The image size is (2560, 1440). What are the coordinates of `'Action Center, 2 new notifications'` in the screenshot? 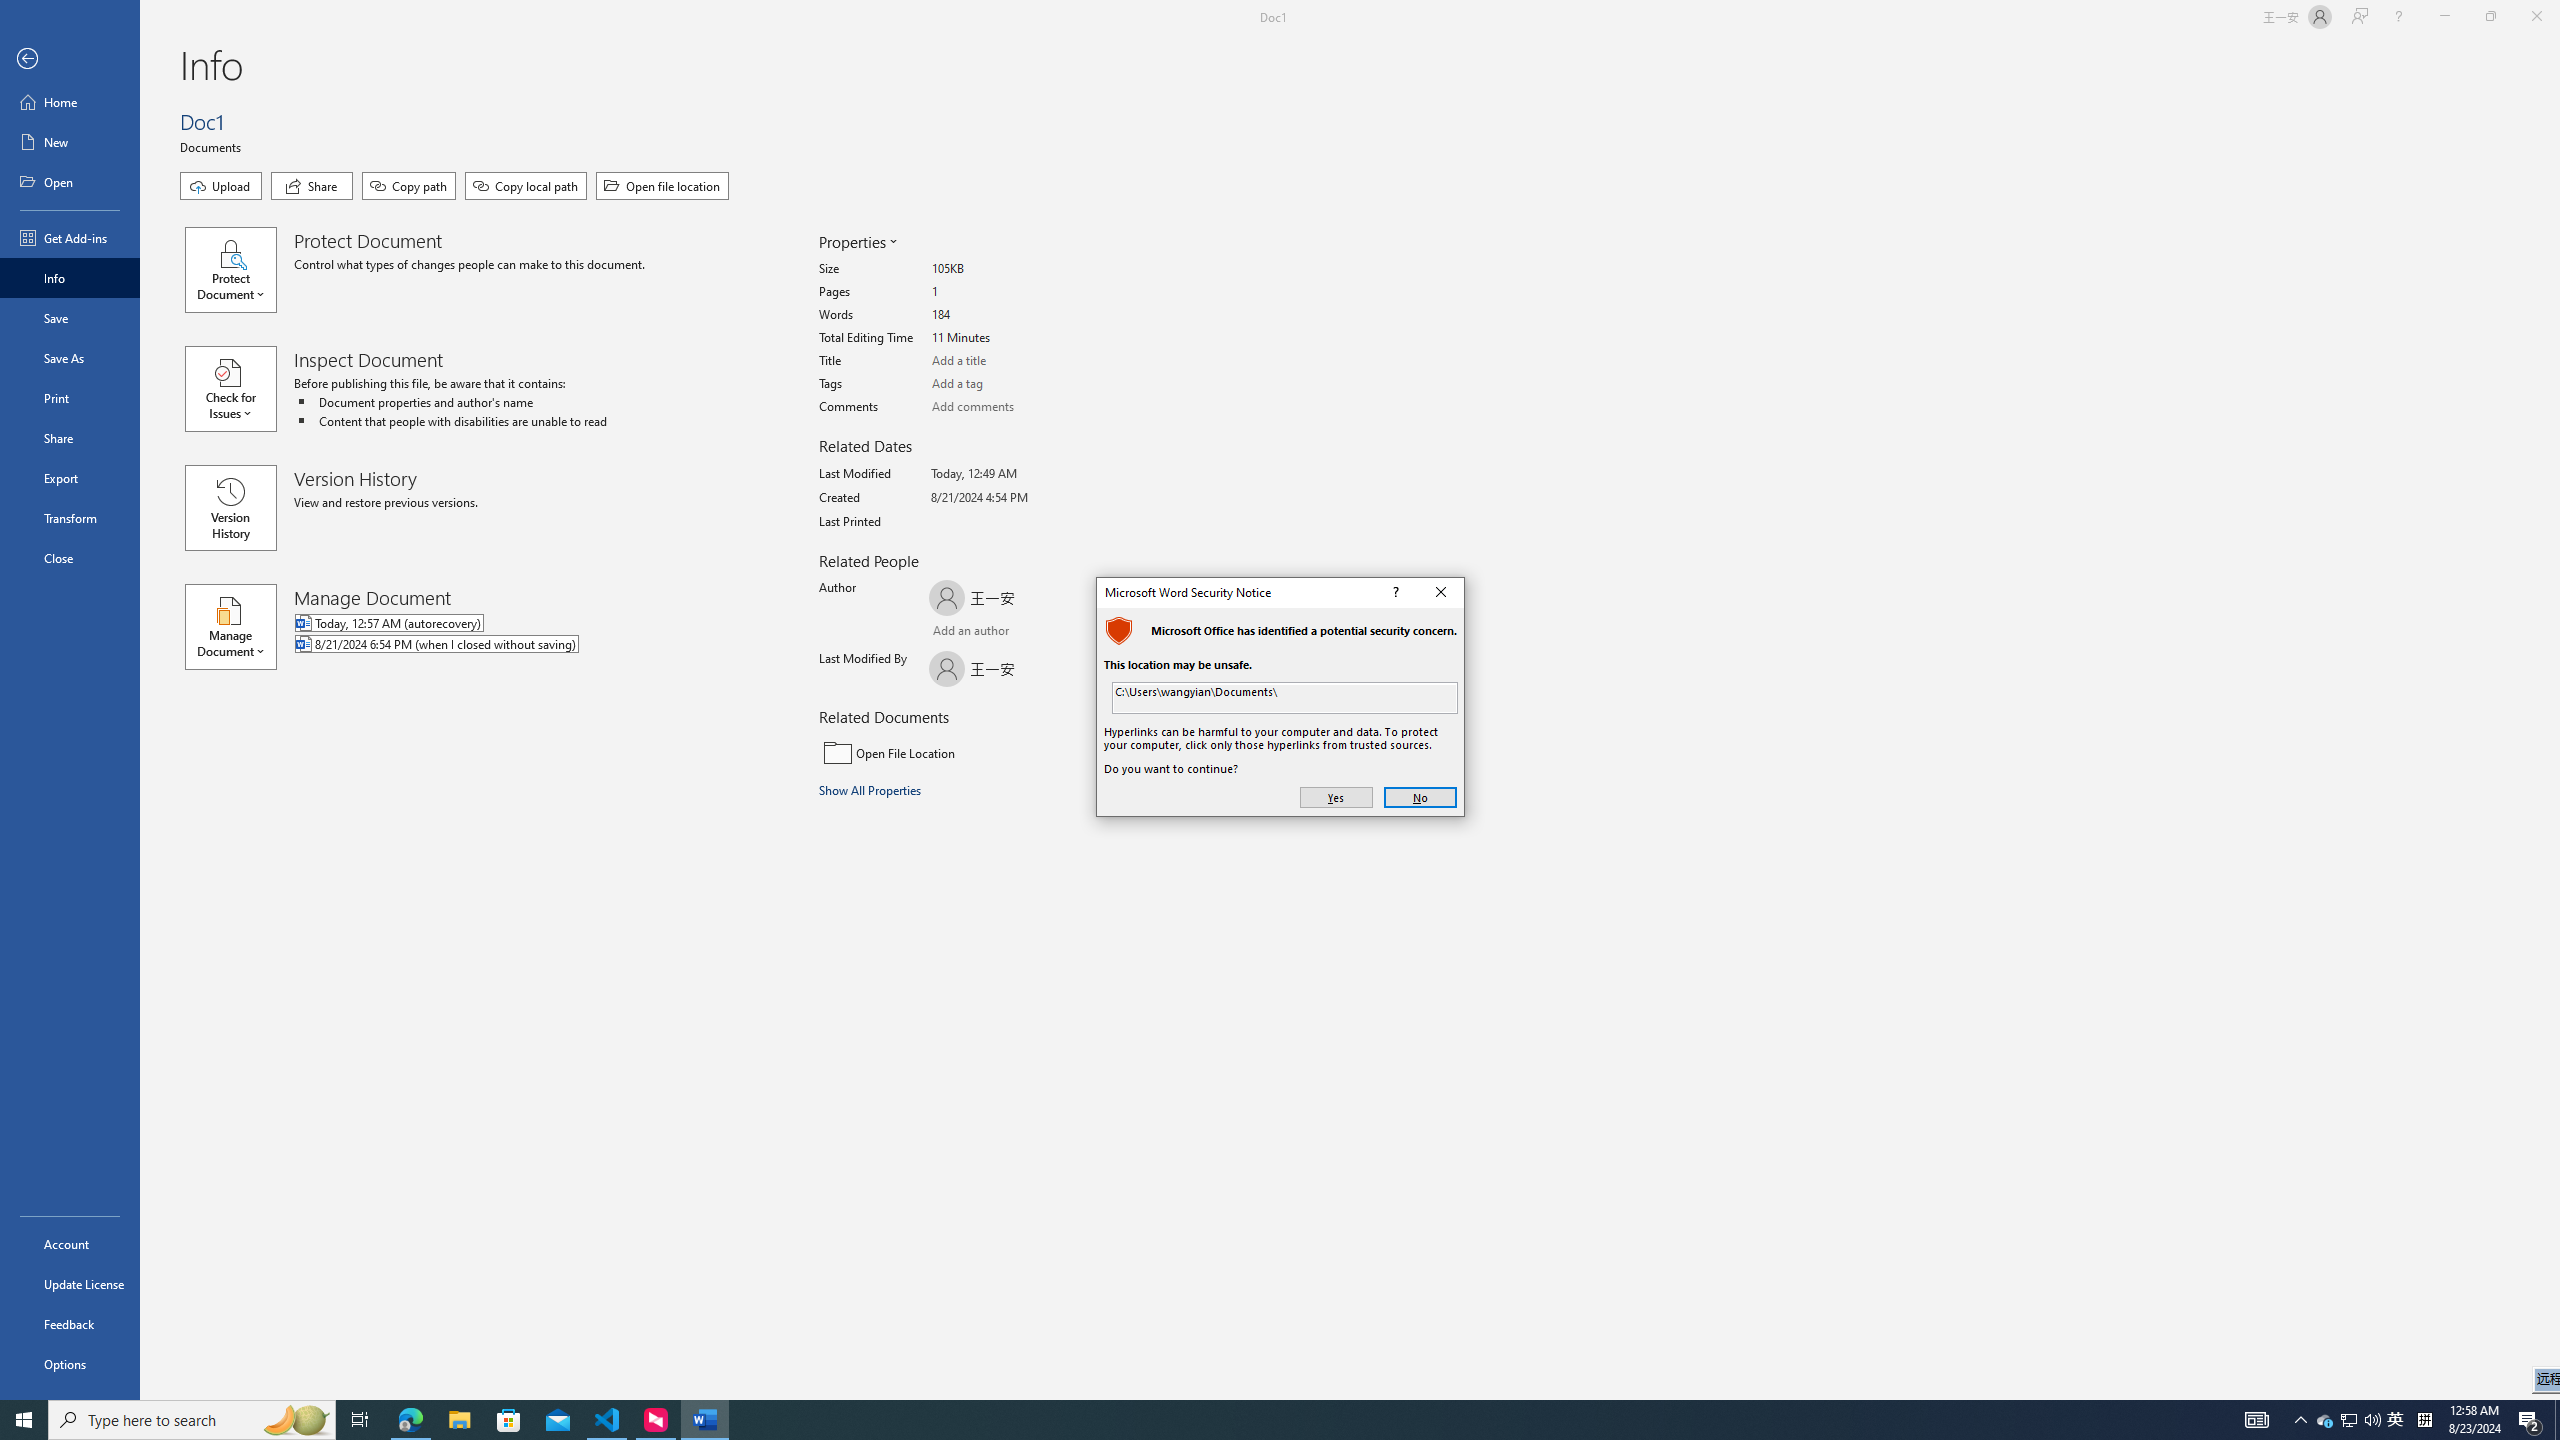 It's located at (2530, 1418).